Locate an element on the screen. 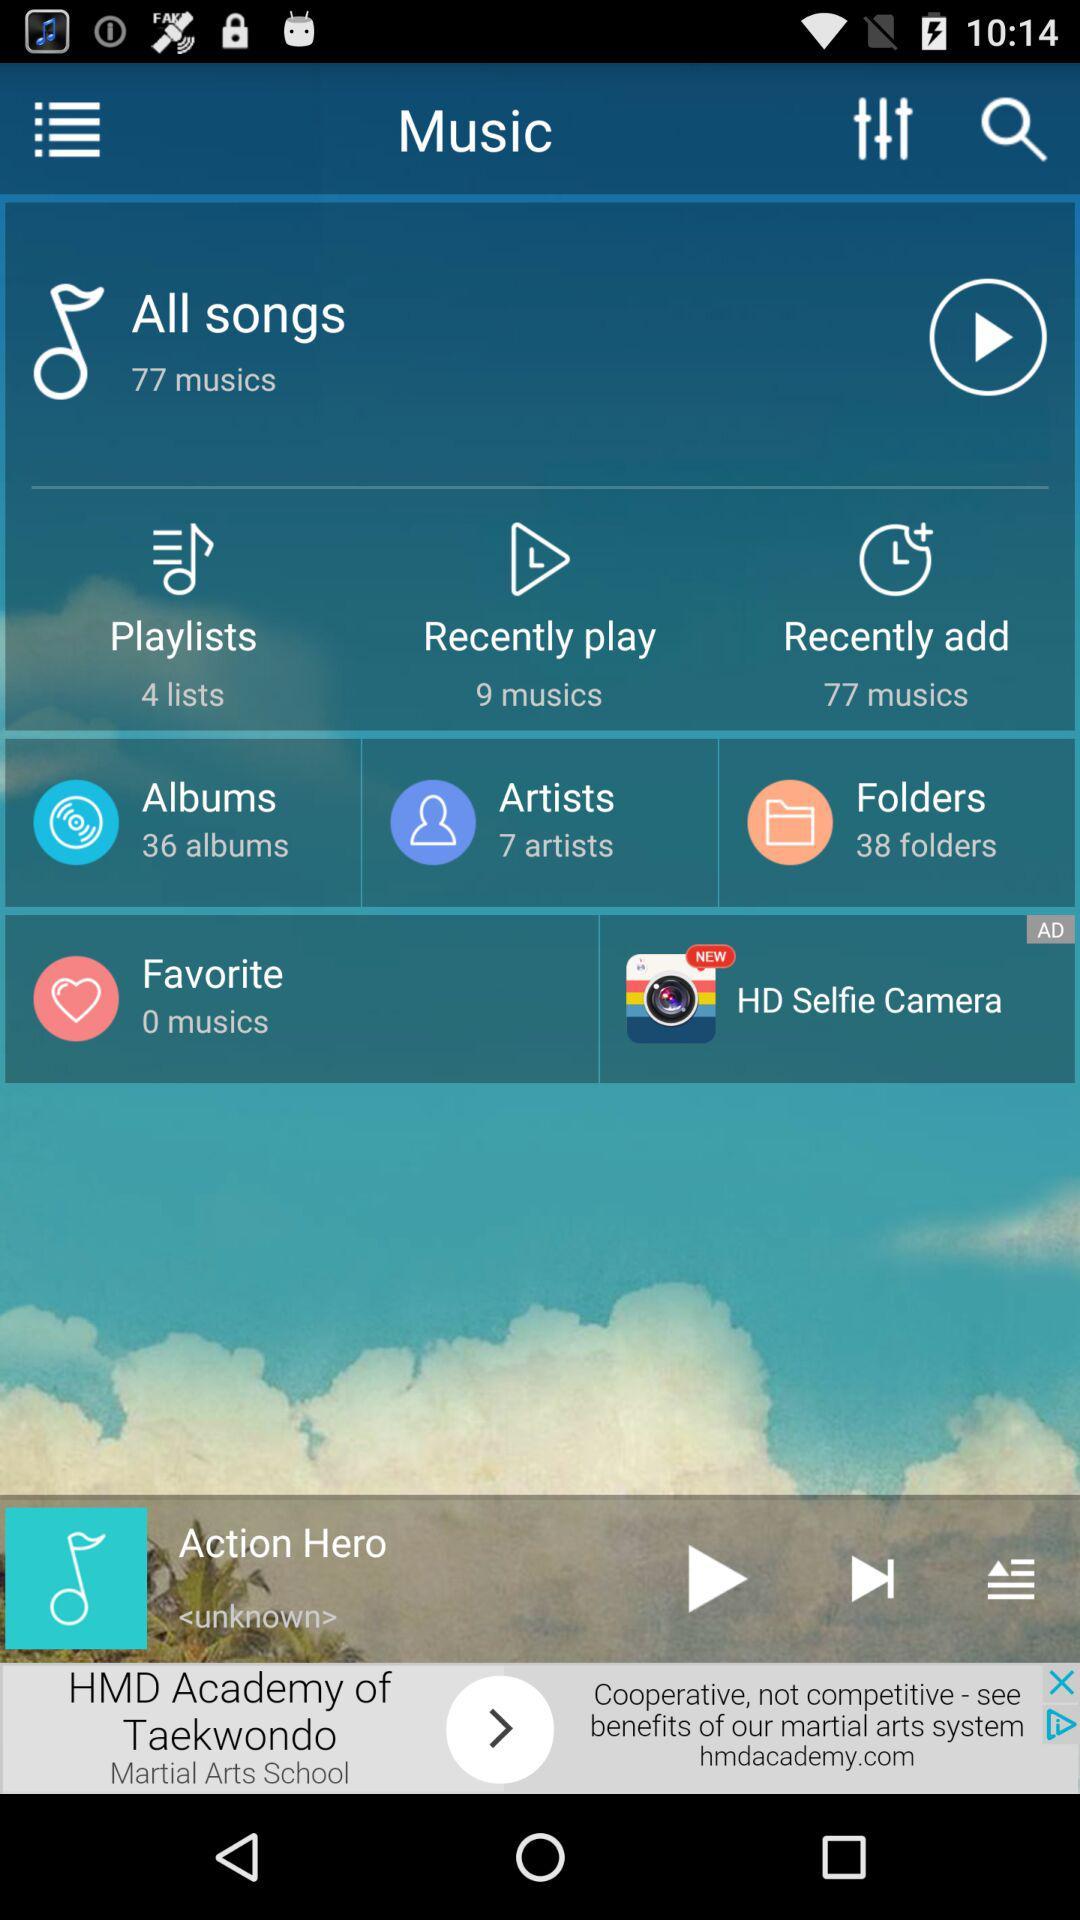 The height and width of the screenshot is (1920, 1080). the icon beside albums is located at coordinates (75, 822).